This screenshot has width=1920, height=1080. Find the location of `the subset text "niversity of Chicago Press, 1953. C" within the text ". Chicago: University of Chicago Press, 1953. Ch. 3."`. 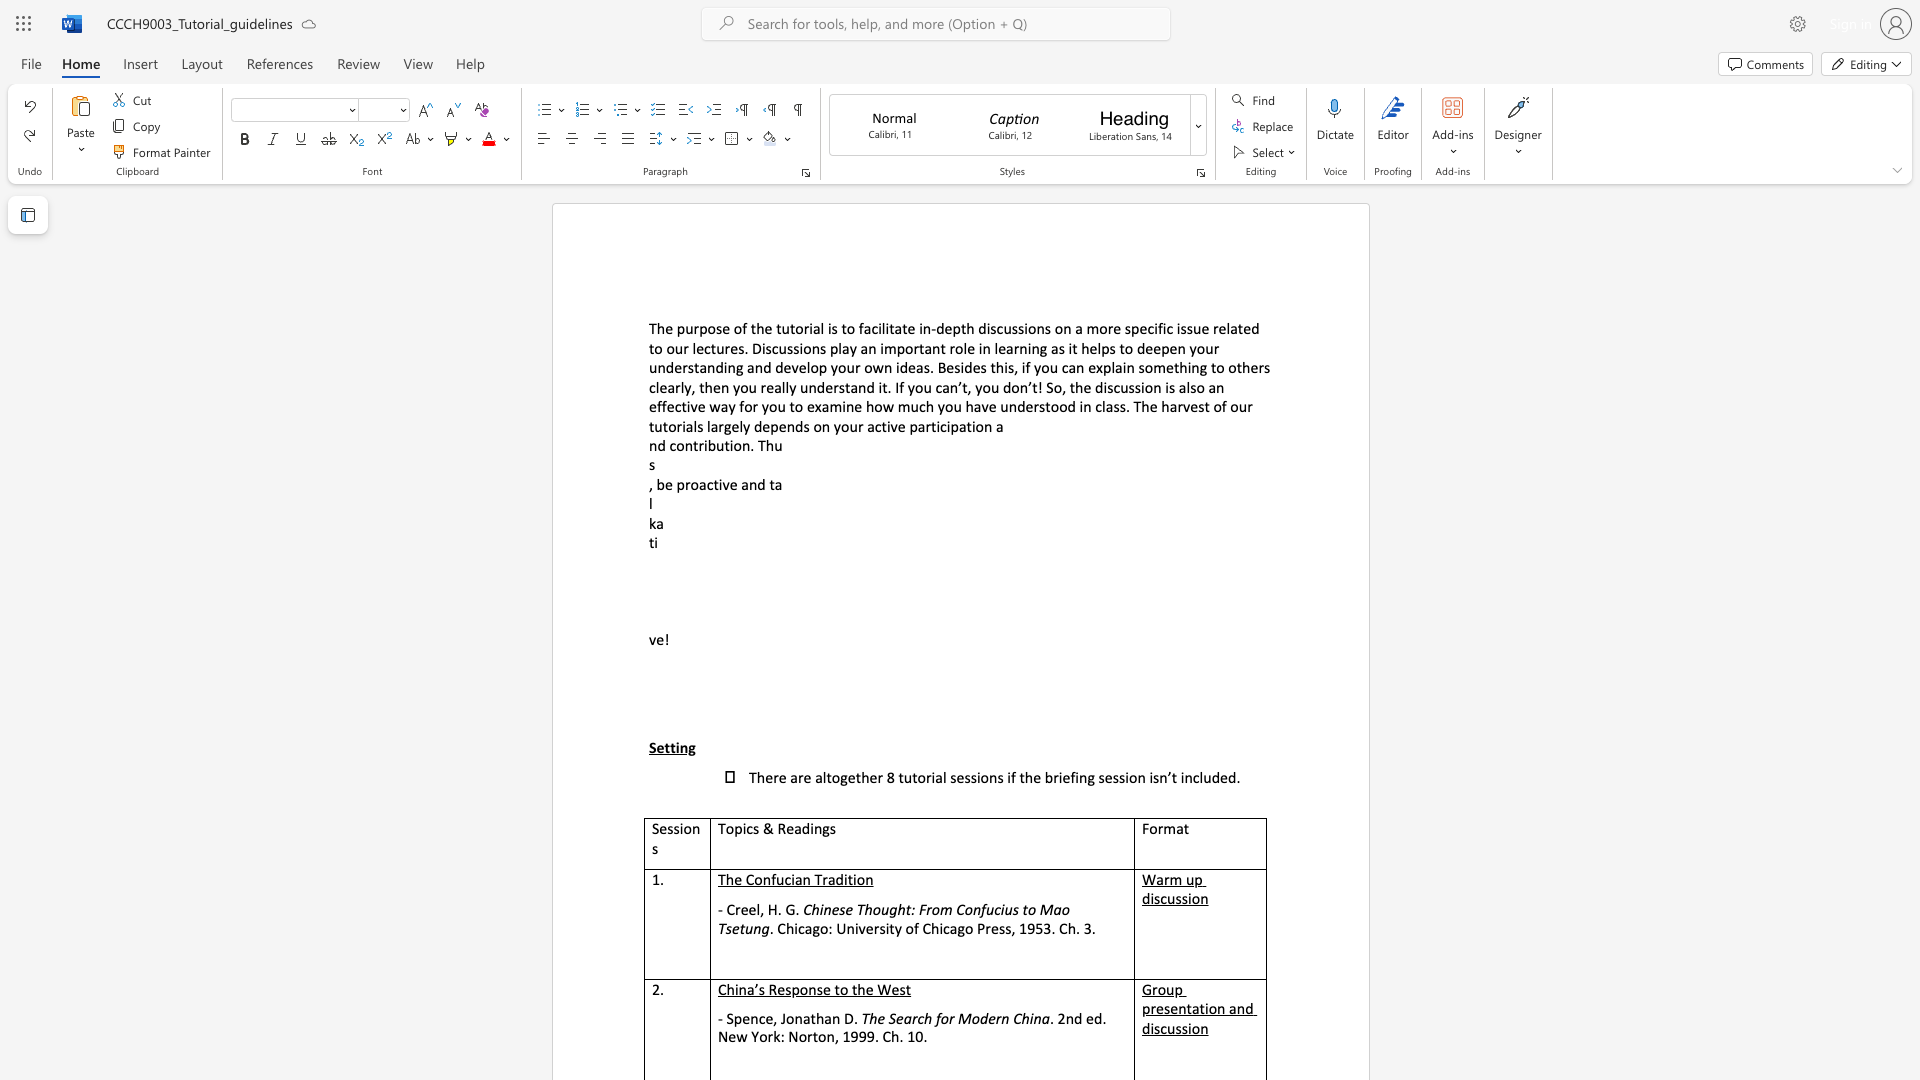

the subset text "niversity of Chicago Press, 1953. C" within the text ". Chicago: University of Chicago Press, 1953. Ch. 3." is located at coordinates (846, 928).